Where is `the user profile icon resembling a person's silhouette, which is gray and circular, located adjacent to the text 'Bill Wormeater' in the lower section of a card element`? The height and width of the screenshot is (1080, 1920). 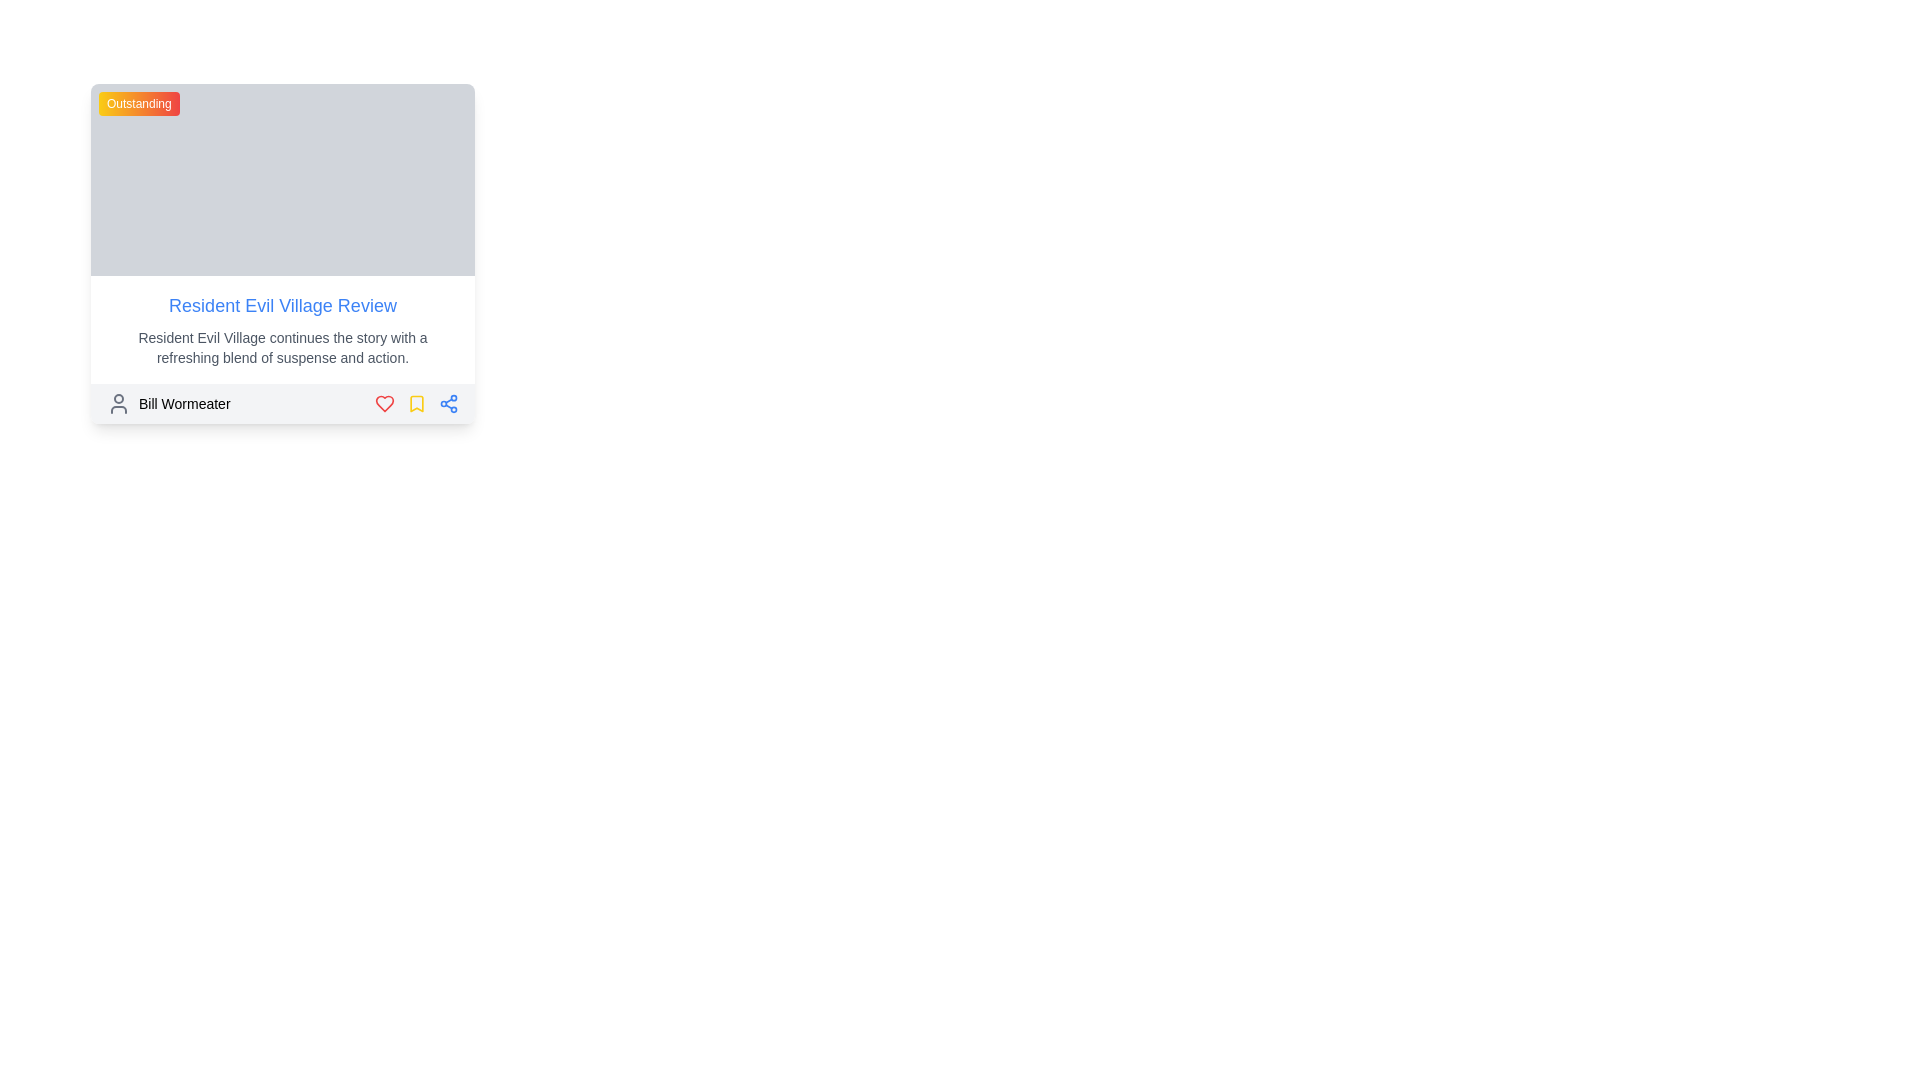
the user profile icon resembling a person's silhouette, which is gray and circular, located adjacent to the text 'Bill Wormeater' in the lower section of a card element is located at coordinates (118, 404).